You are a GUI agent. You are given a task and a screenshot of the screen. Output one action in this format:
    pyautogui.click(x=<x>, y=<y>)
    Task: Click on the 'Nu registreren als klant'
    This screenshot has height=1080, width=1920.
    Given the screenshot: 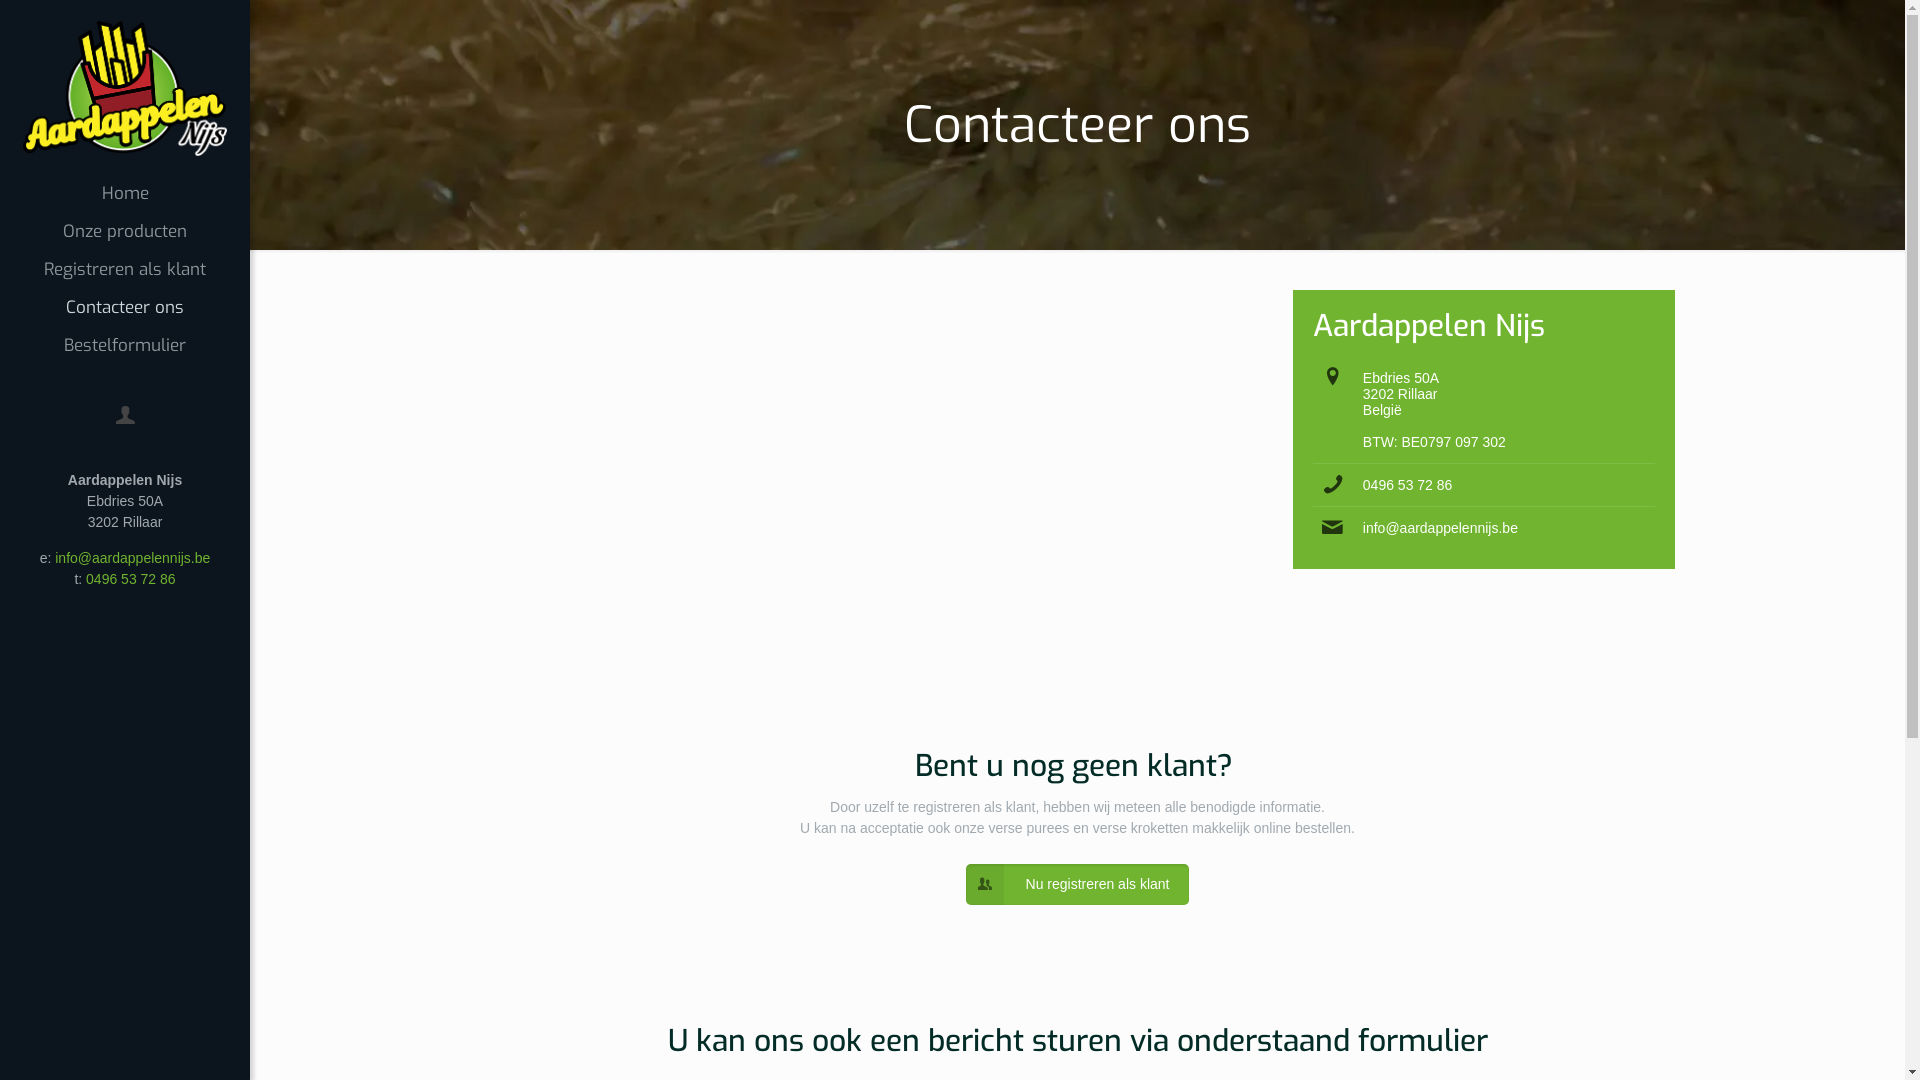 What is the action you would take?
    pyautogui.click(x=1077, y=883)
    